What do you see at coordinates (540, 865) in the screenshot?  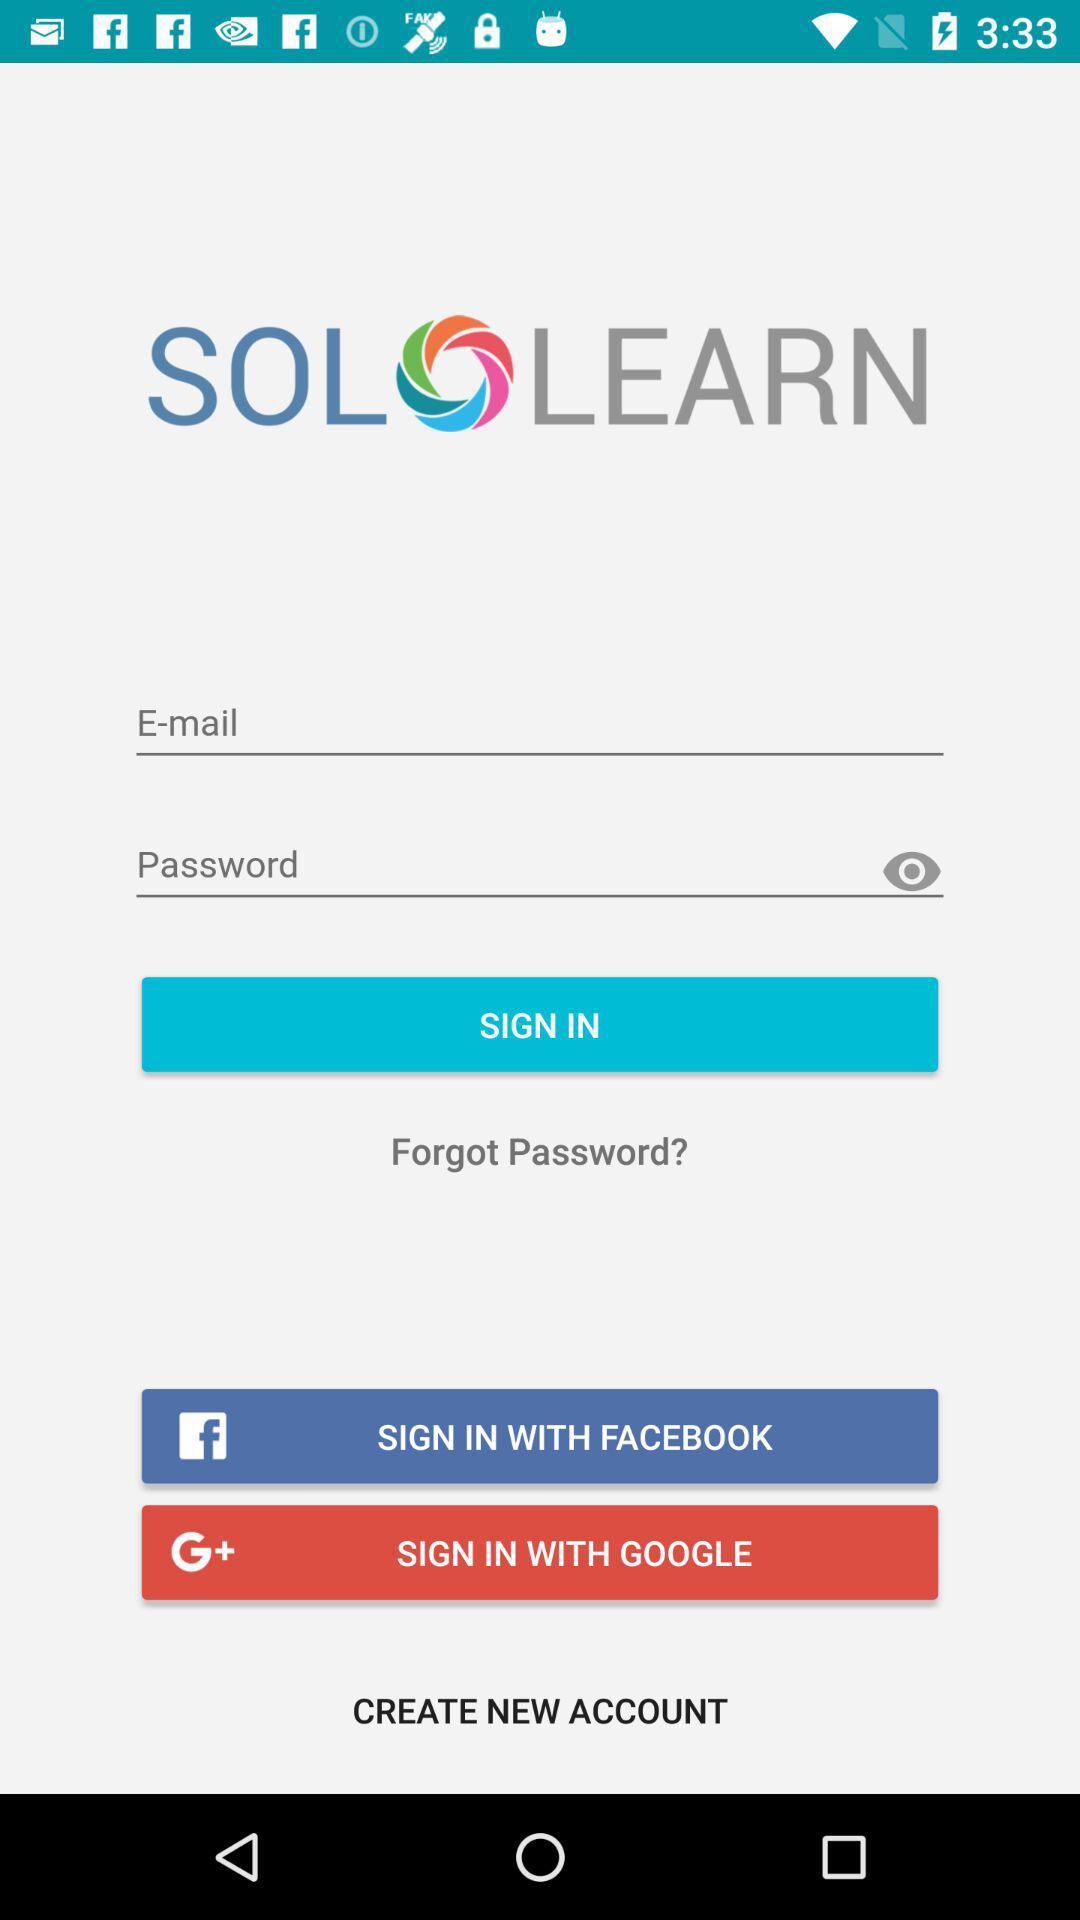 I see `password` at bounding box center [540, 865].